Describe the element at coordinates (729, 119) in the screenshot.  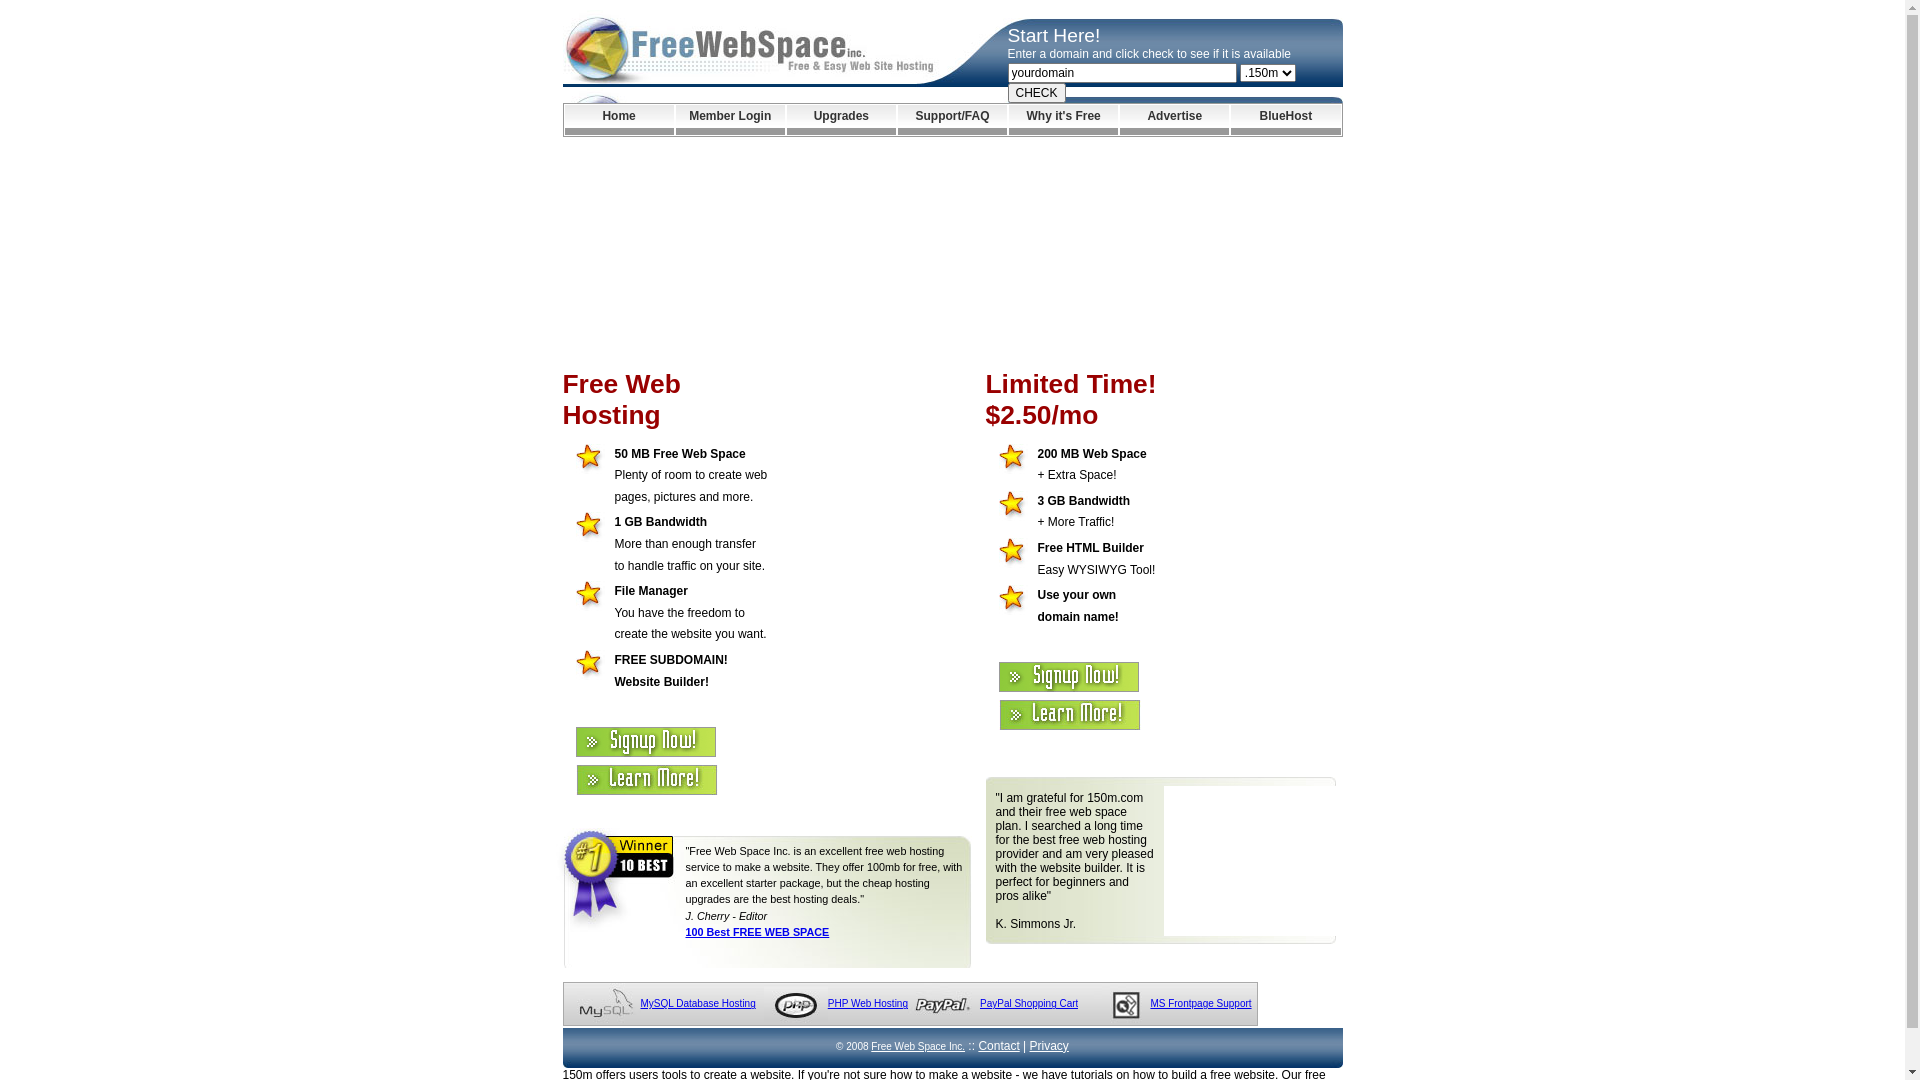
I see `'Member Login'` at that location.